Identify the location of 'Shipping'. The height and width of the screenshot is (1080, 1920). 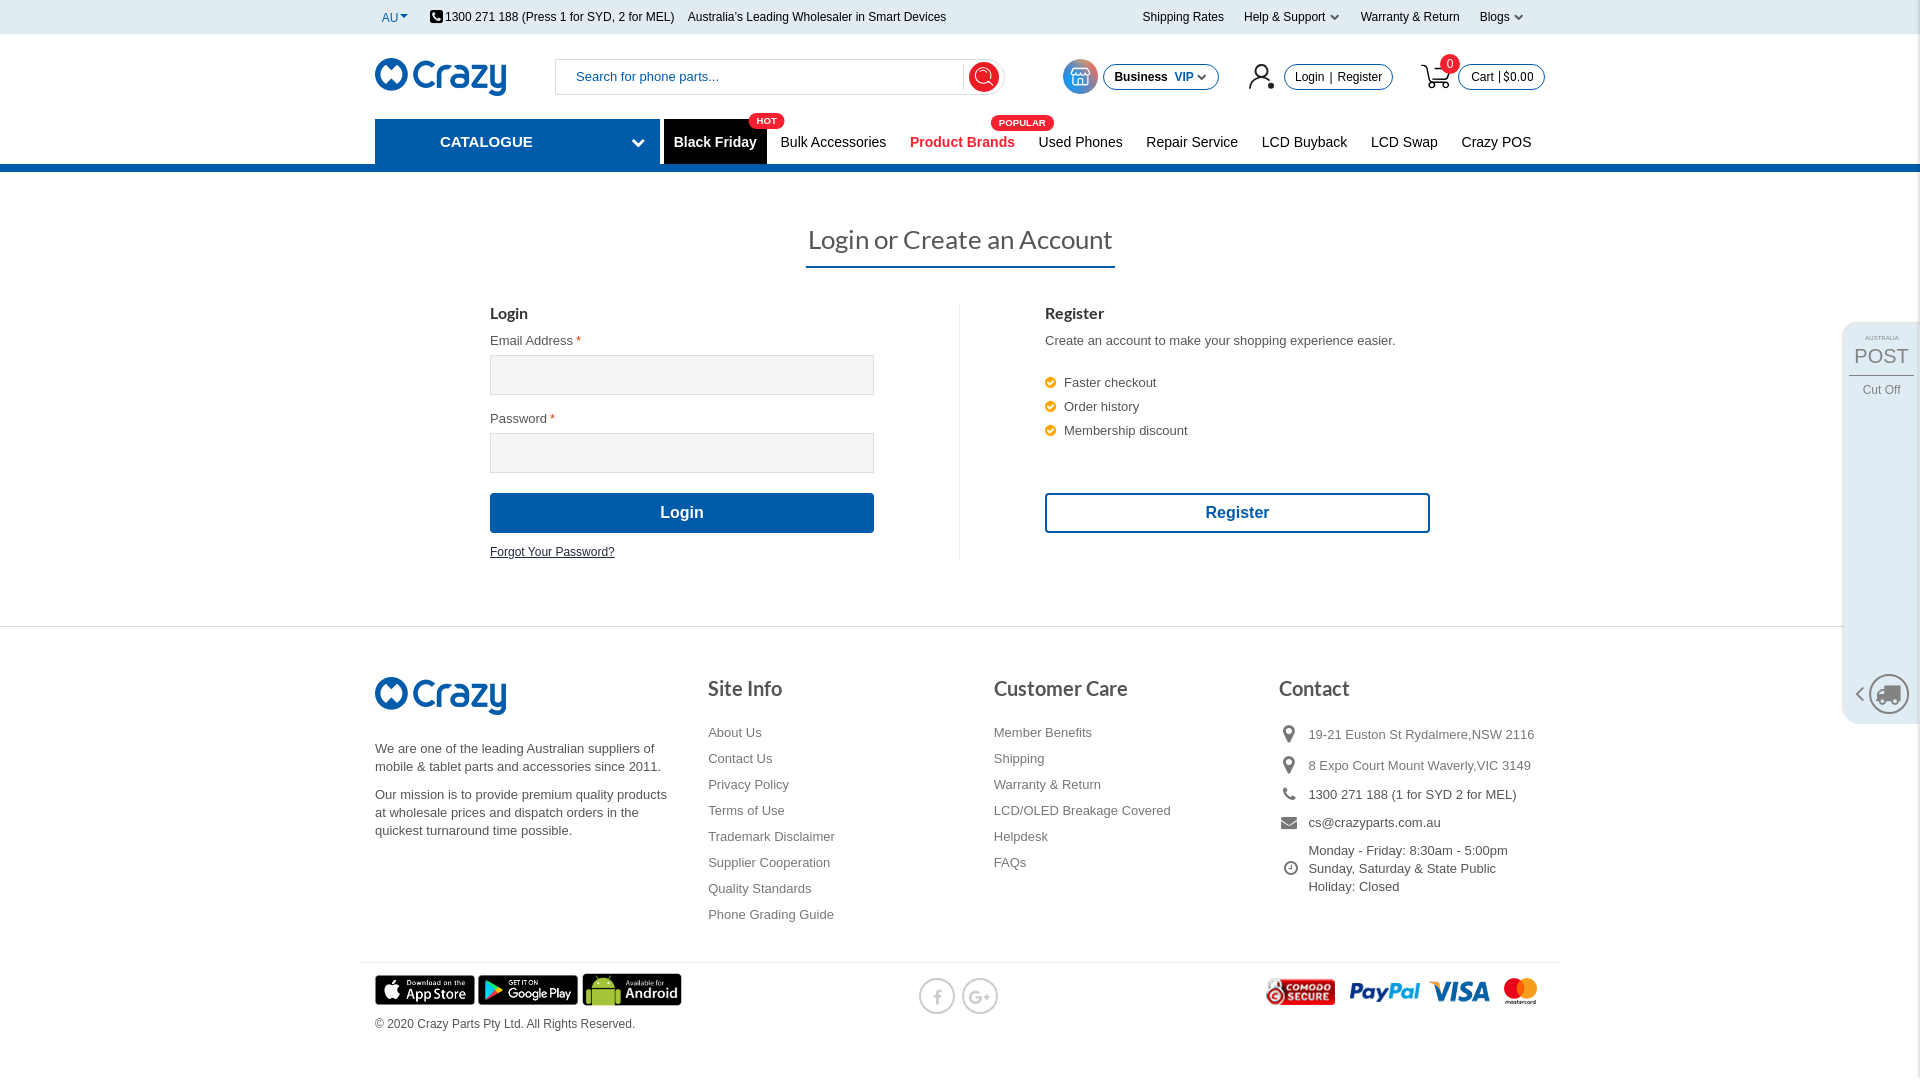
(1019, 759).